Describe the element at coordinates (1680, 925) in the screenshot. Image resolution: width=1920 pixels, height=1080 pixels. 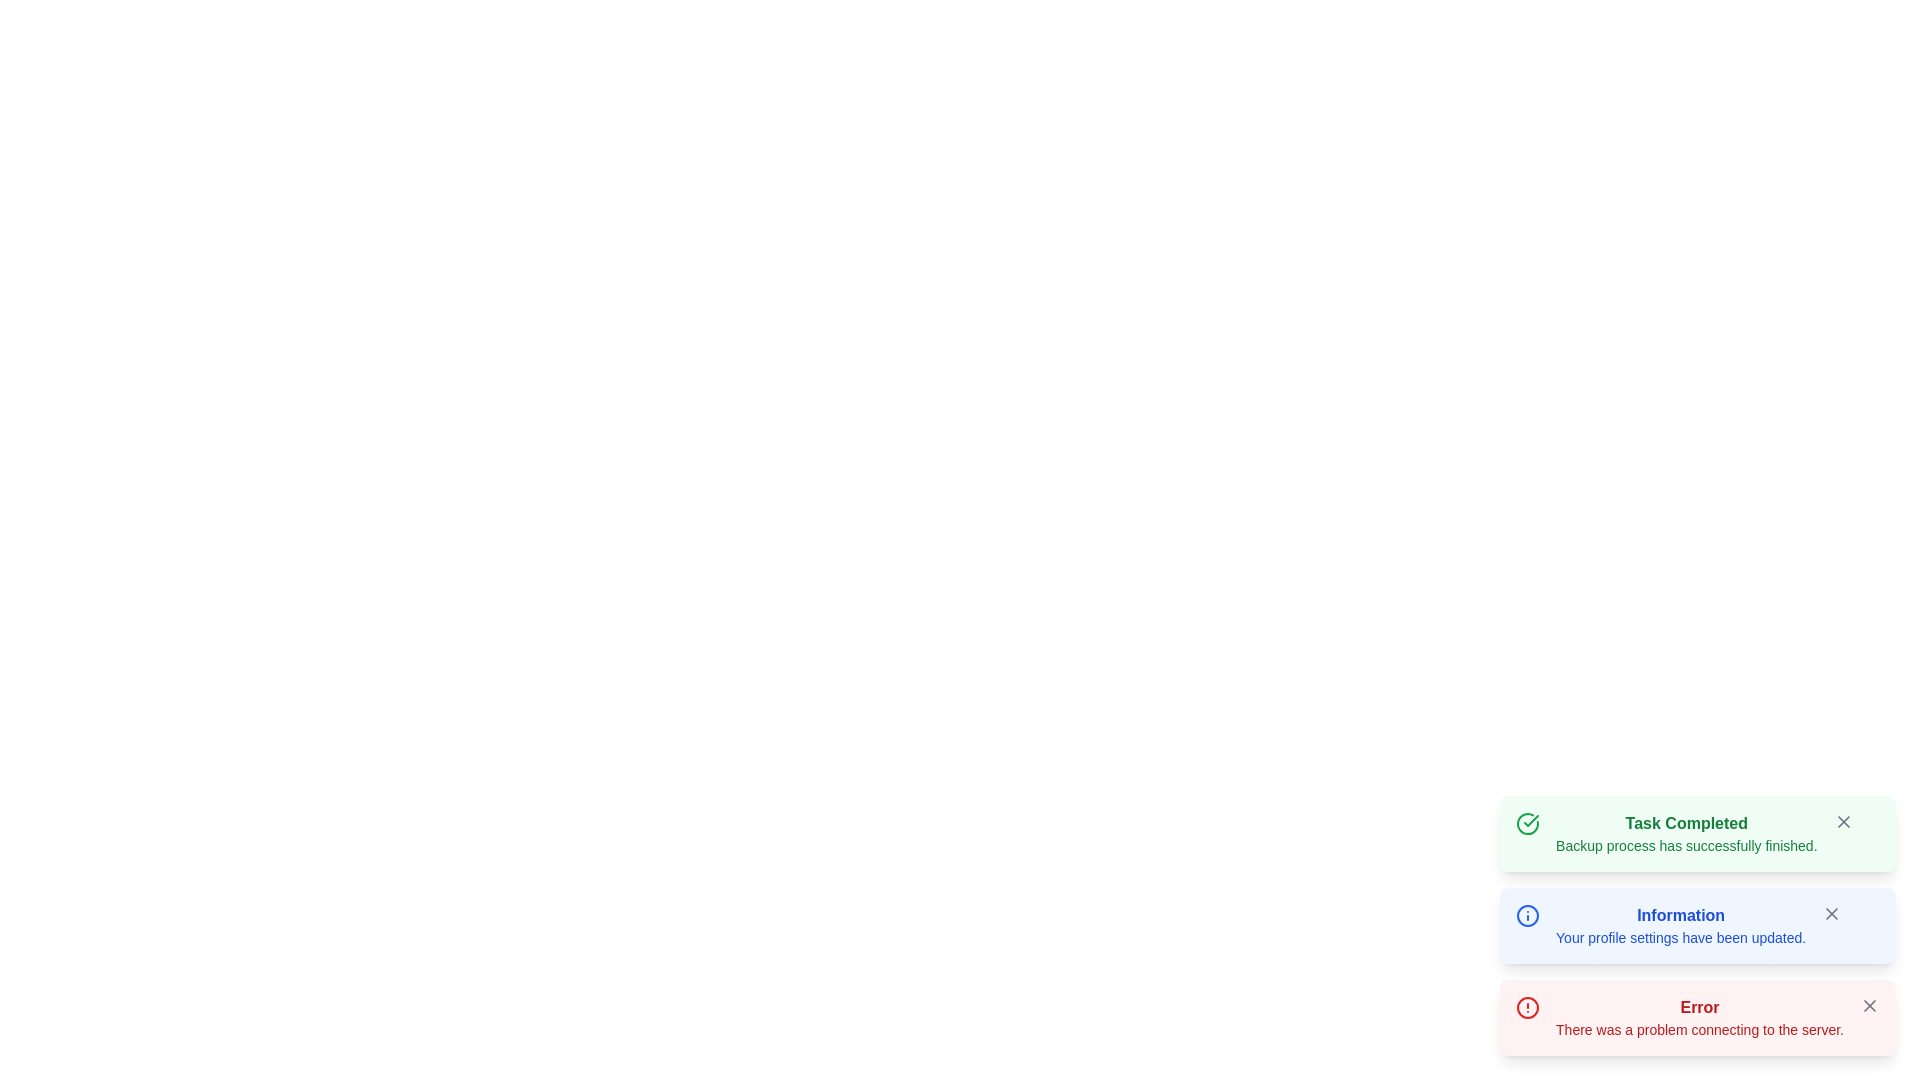
I see `text component displaying 'Information' in bold blue font, followed by 'Your profile settings have been updated.' on a light blue background` at that location.